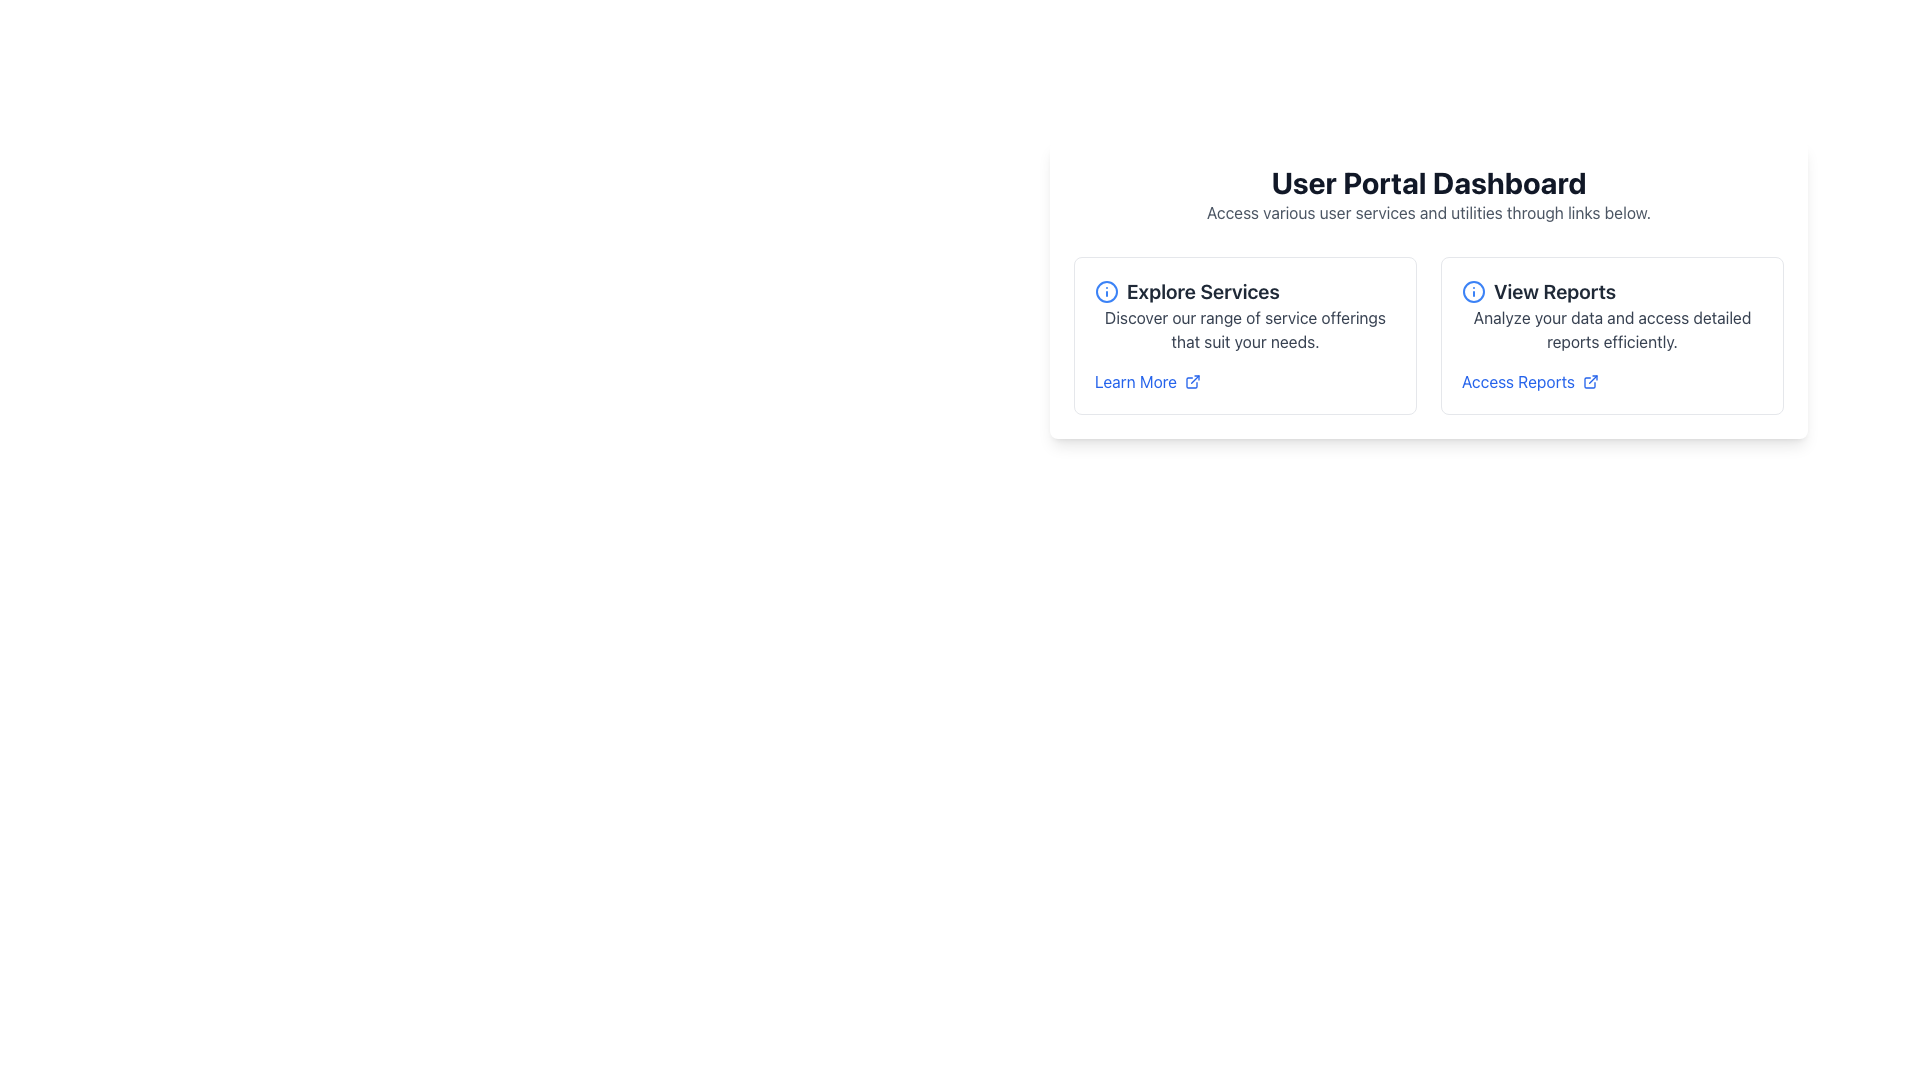  I want to click on the circular blue icon with an information symbol, located to the left of the 'View Reports' text, so click(1473, 292).